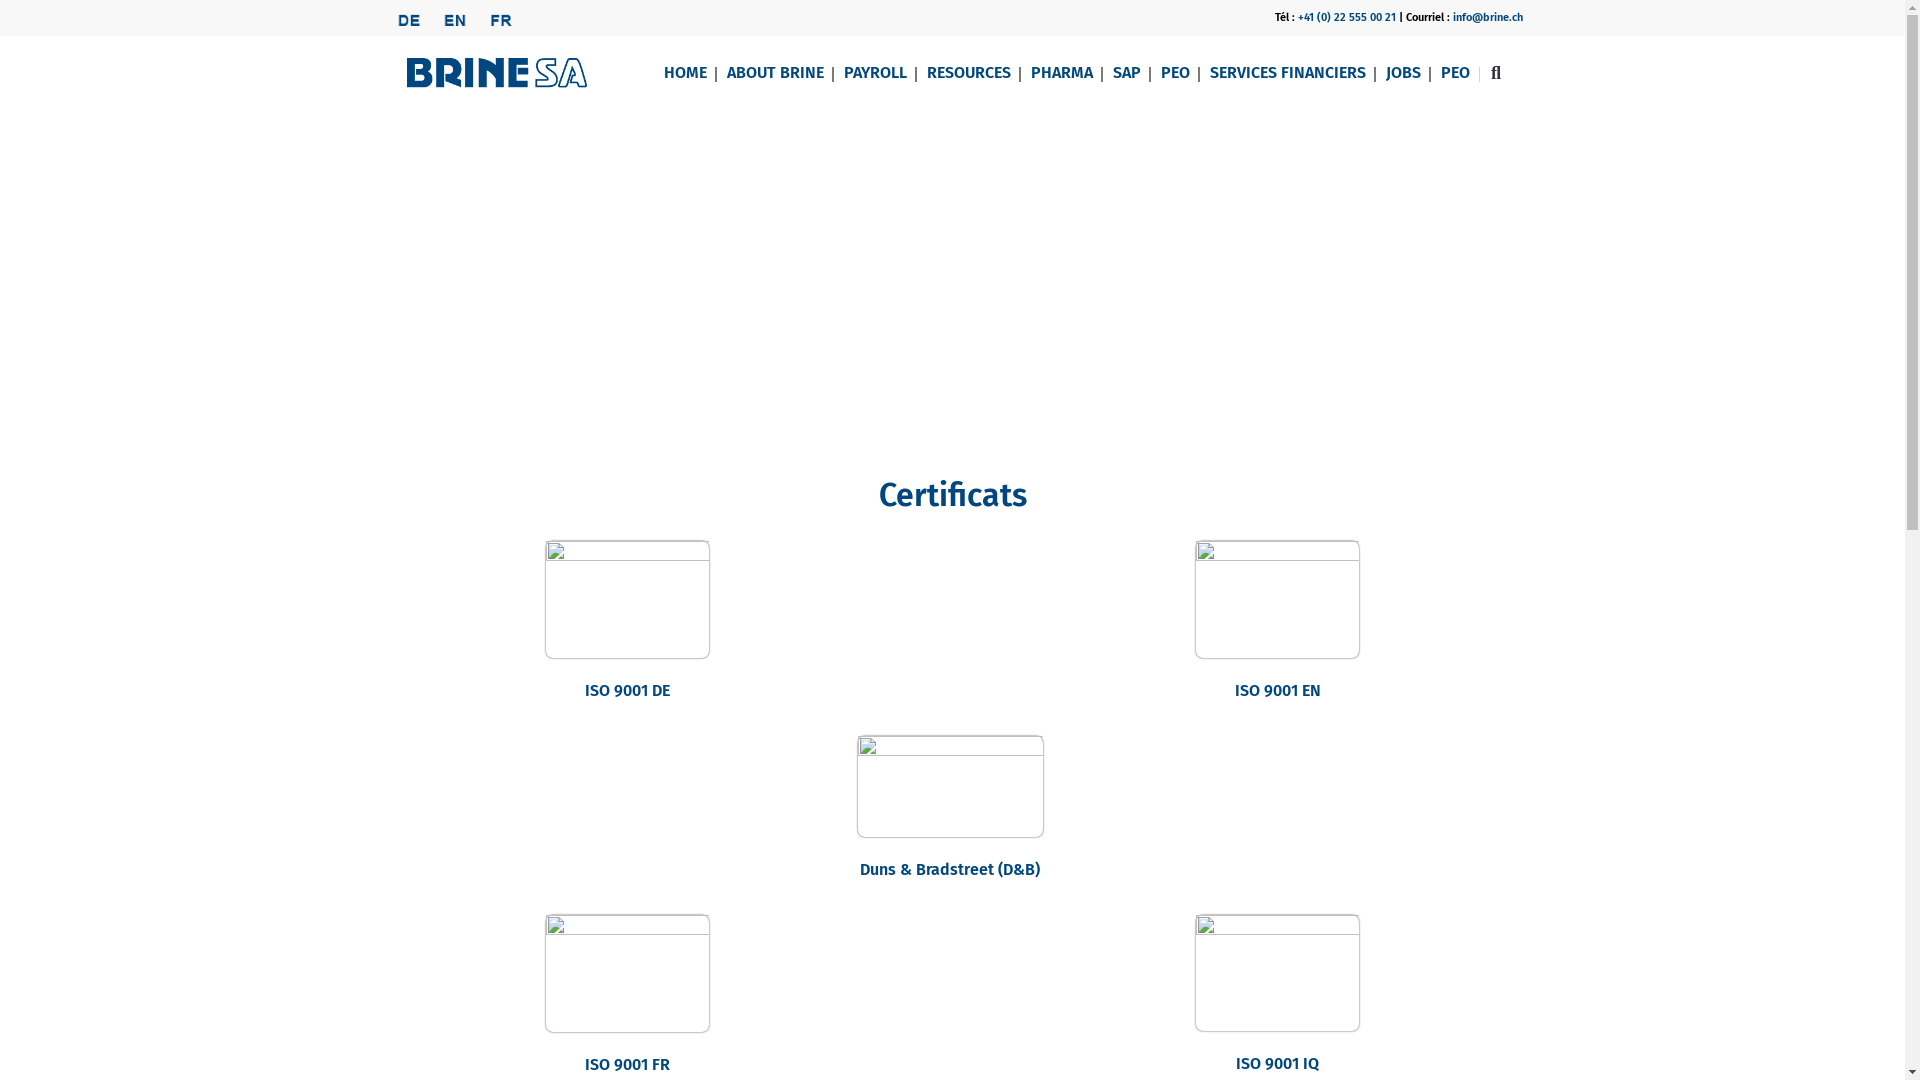 The width and height of the screenshot is (1920, 1080). Describe the element at coordinates (968, 72) in the screenshot. I see `'RESOURCES'` at that location.